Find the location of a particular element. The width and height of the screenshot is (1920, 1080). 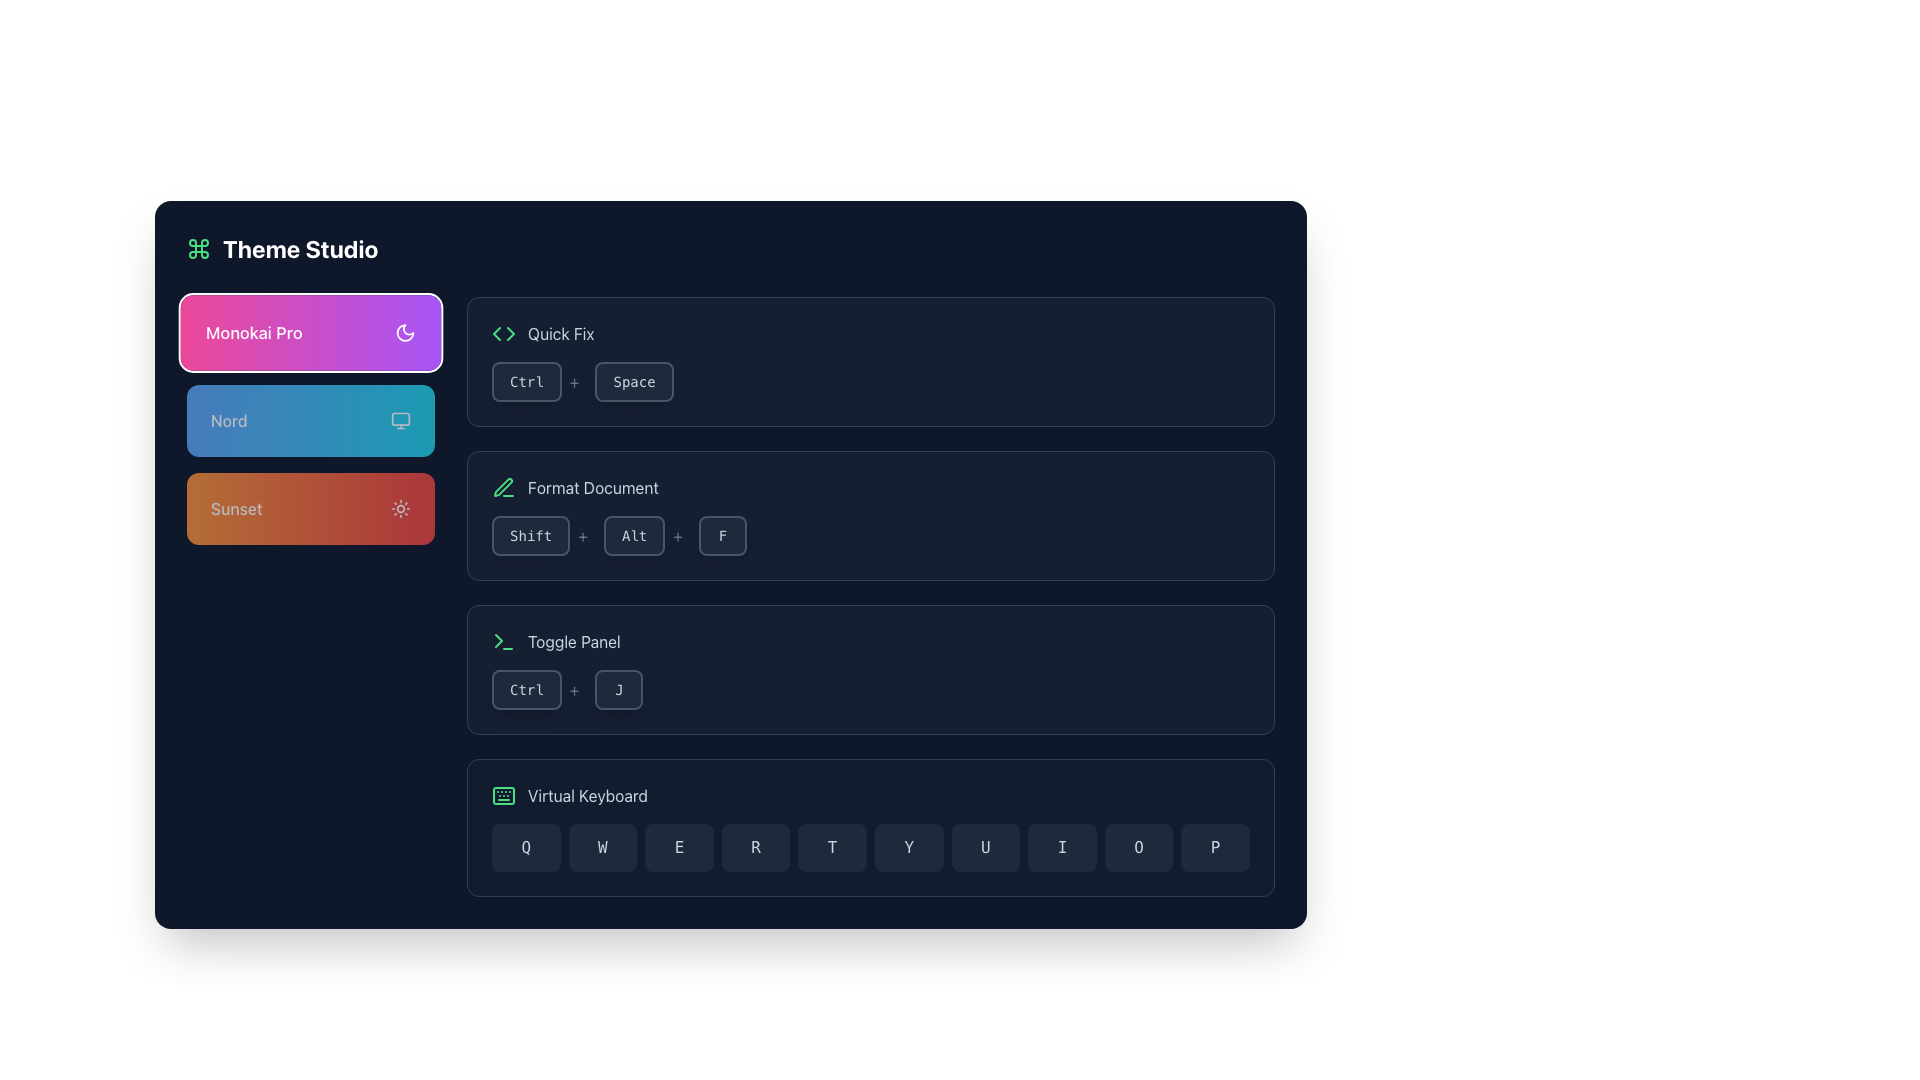

the 'Quick Fix' label which is styled with a lighter shade and accompanied by two greenish chevron-like icons, located in the upper-middle area of the interface is located at coordinates (543, 333).